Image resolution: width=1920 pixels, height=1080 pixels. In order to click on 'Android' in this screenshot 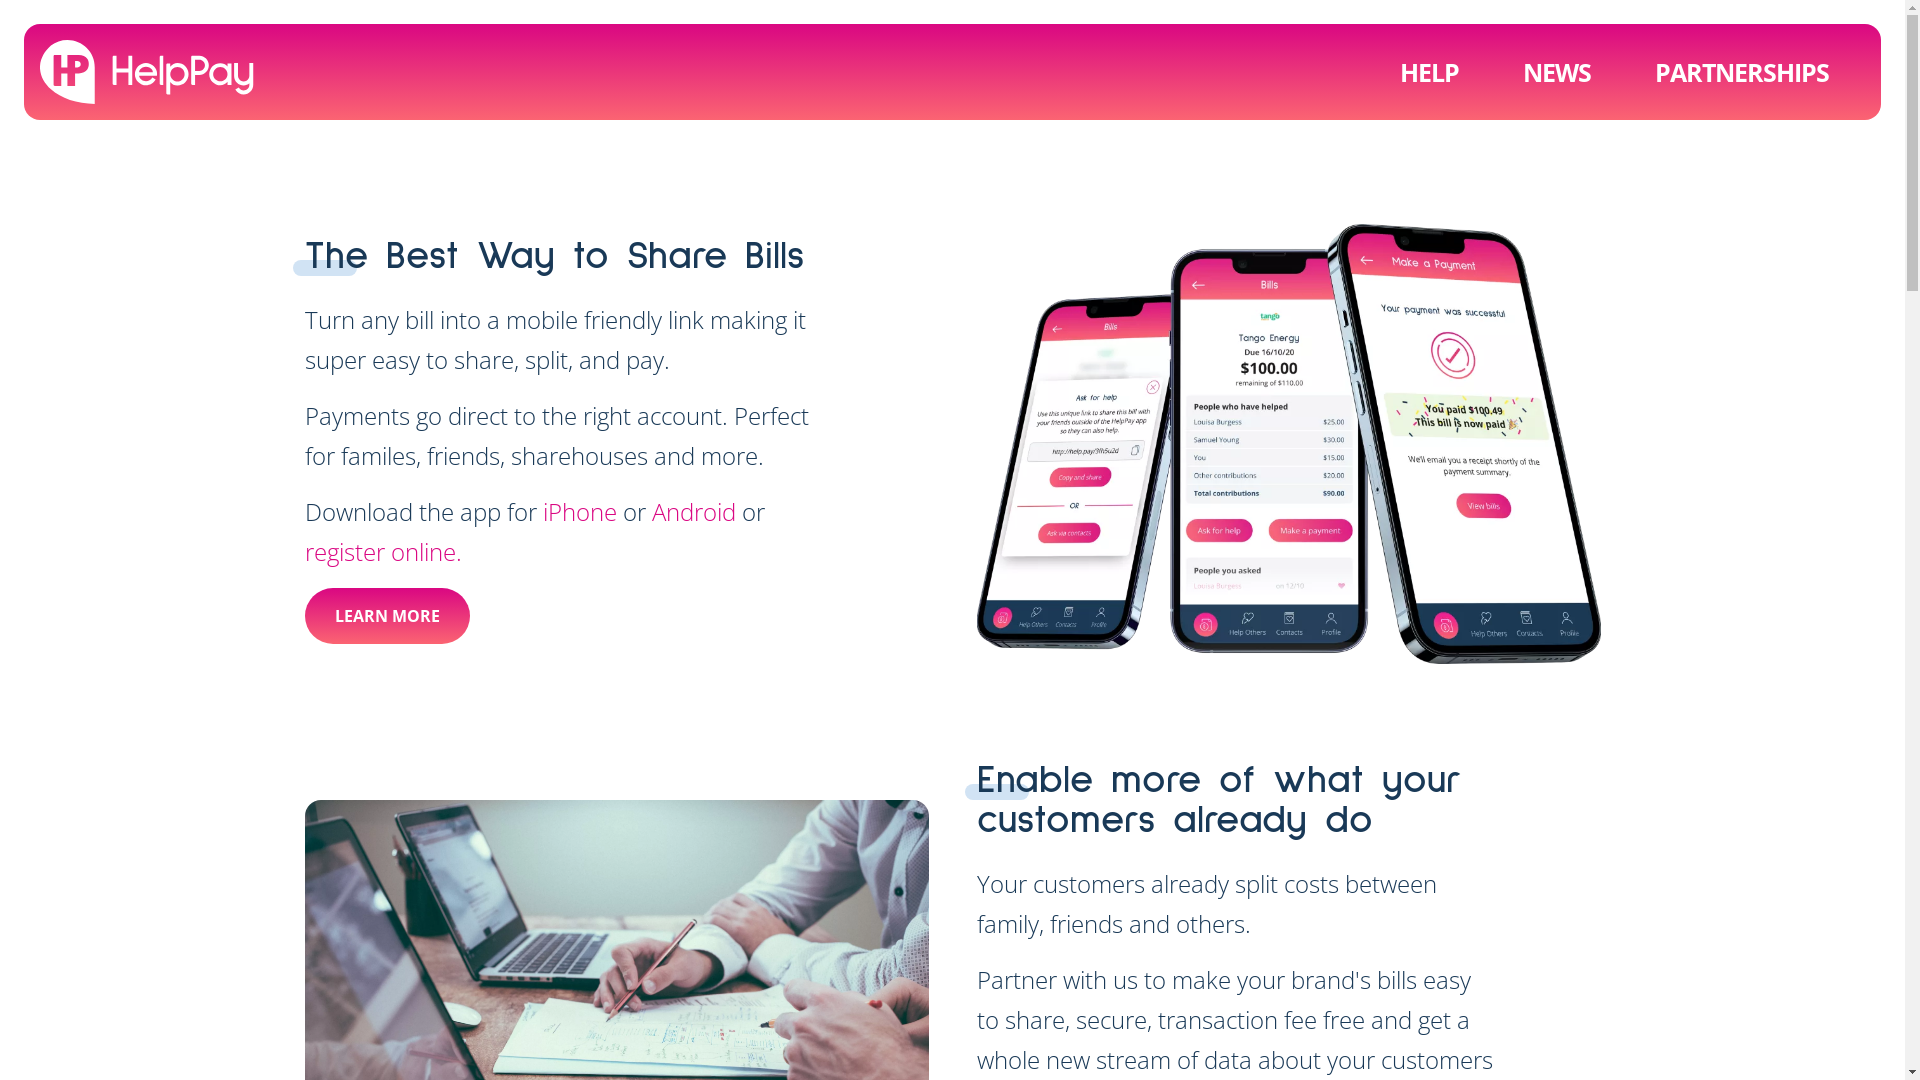, I will do `click(696, 510)`.